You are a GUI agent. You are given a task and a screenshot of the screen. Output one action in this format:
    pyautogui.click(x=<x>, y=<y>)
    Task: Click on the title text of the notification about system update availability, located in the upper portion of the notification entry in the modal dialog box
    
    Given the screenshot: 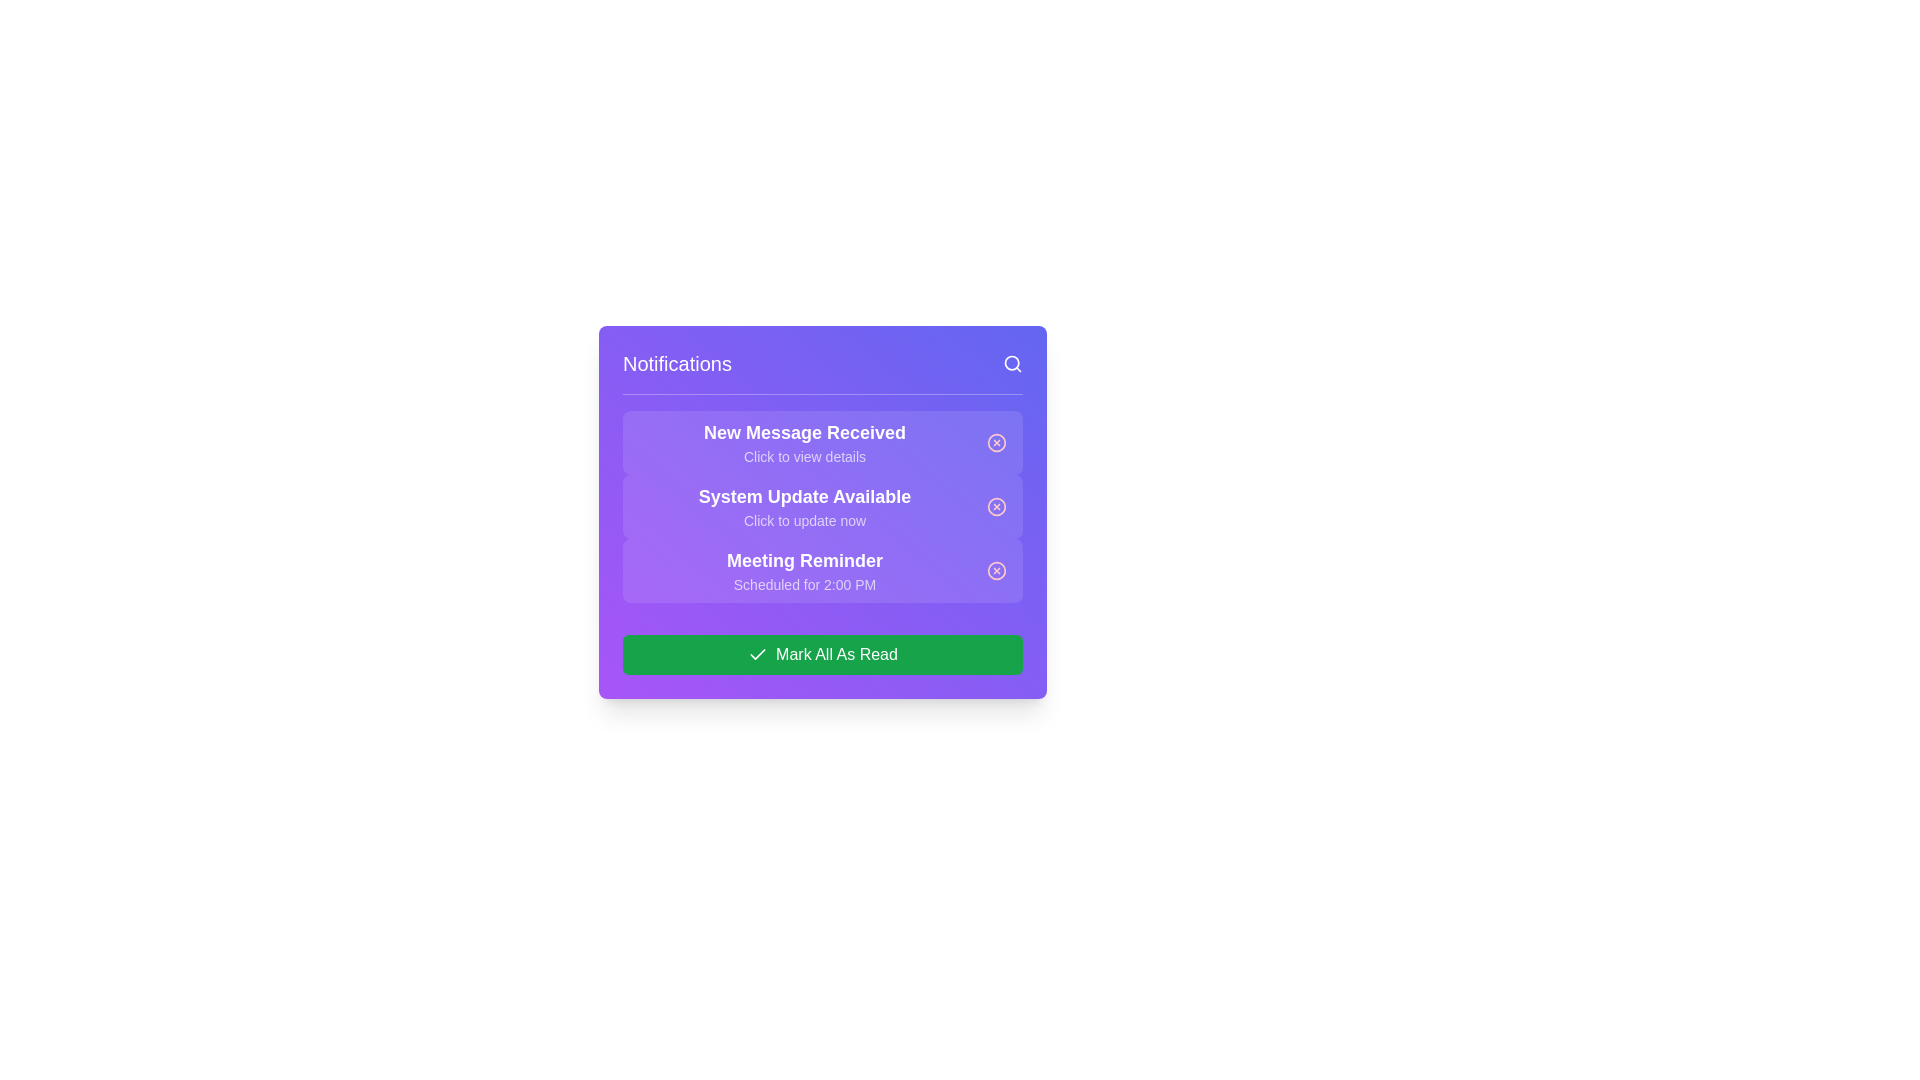 What is the action you would take?
    pyautogui.click(x=805, y=496)
    